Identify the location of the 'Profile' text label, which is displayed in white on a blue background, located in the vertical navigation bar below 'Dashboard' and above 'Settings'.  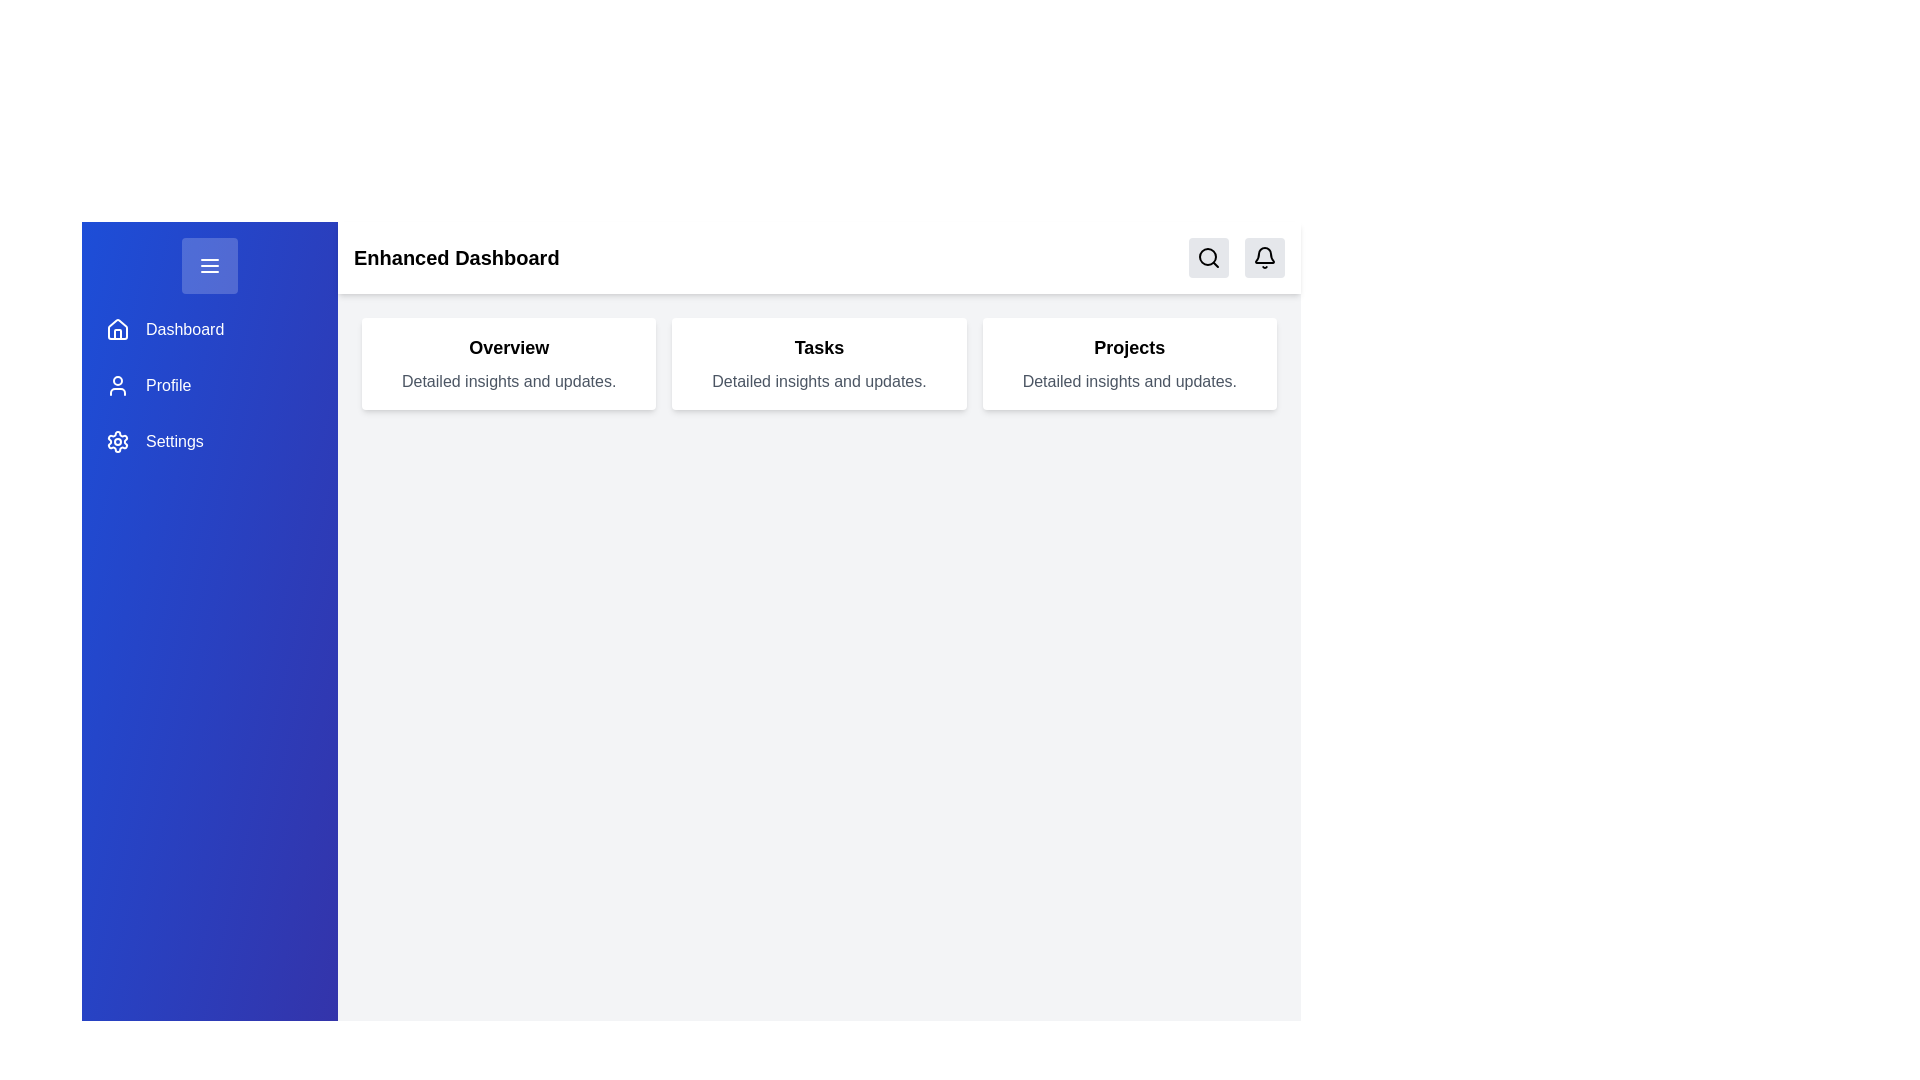
(168, 385).